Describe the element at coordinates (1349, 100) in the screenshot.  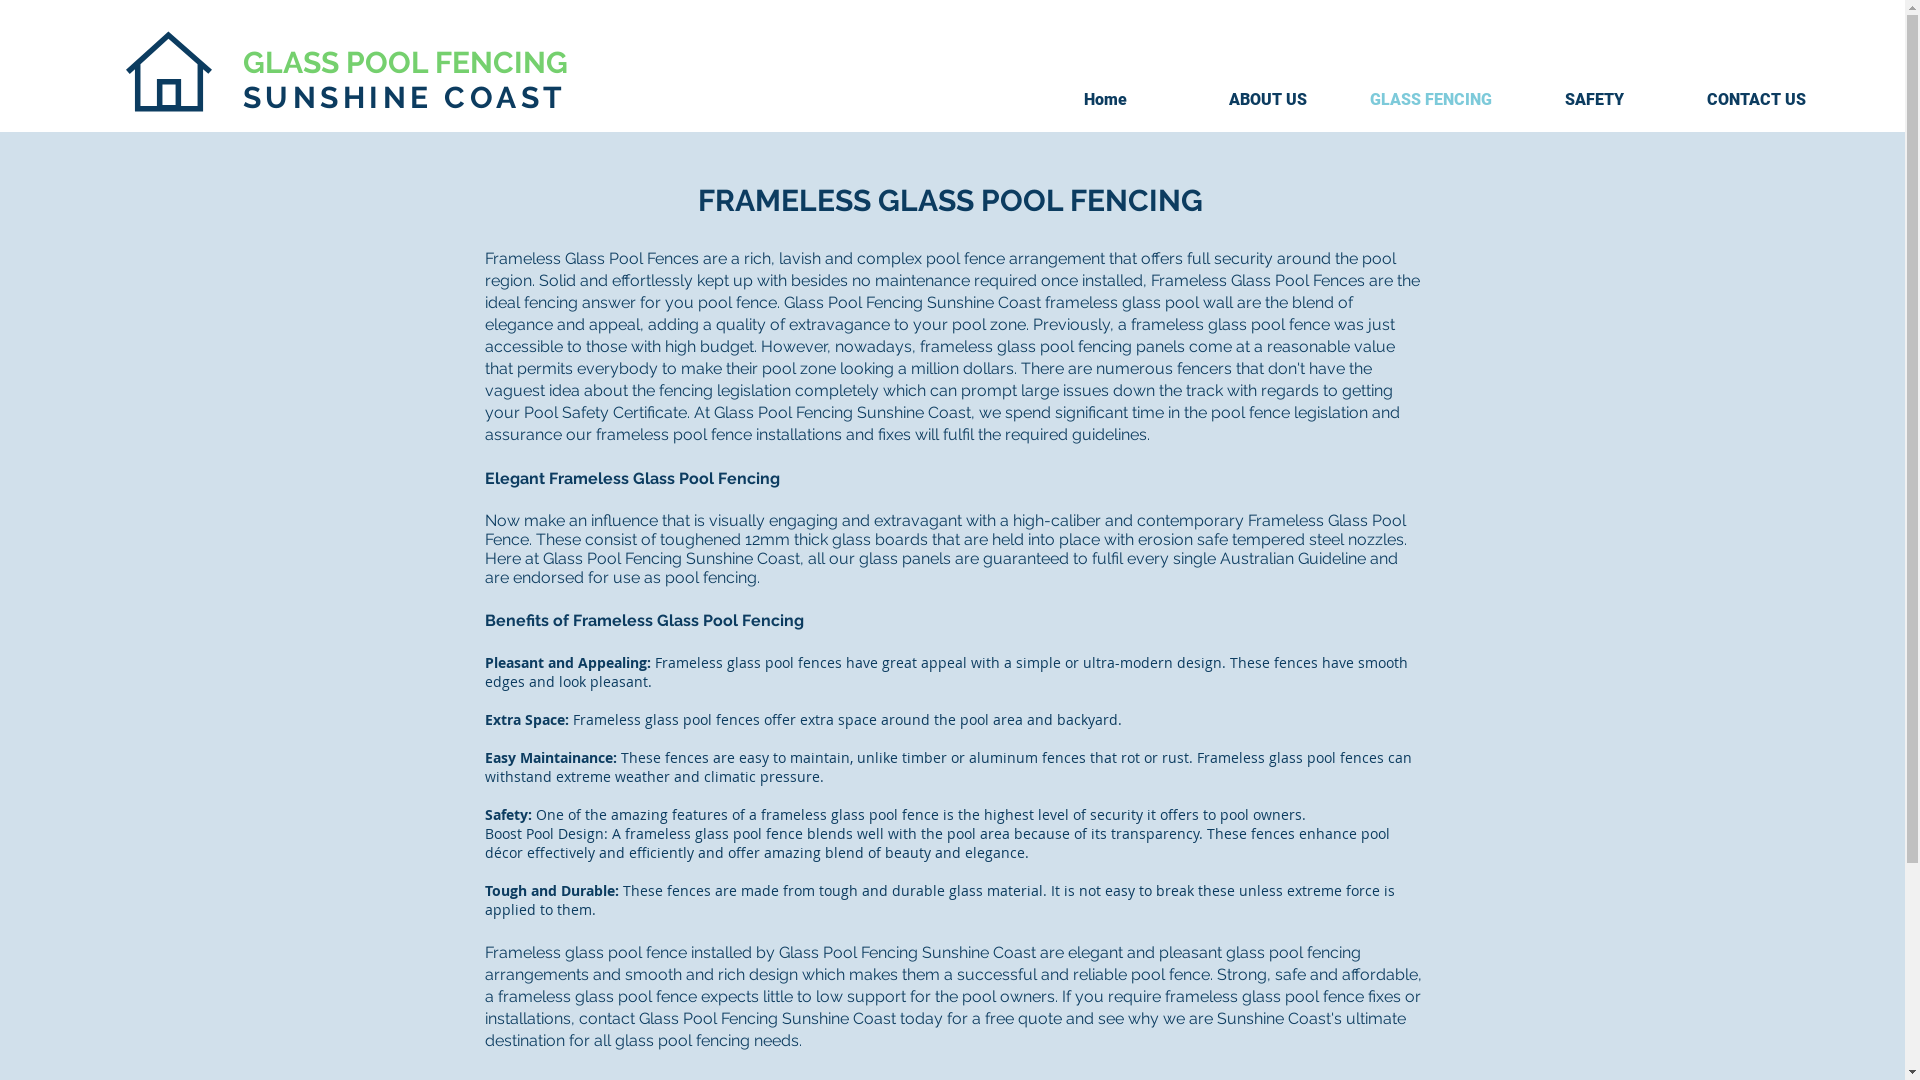
I see `'GLASS FENCING'` at that location.